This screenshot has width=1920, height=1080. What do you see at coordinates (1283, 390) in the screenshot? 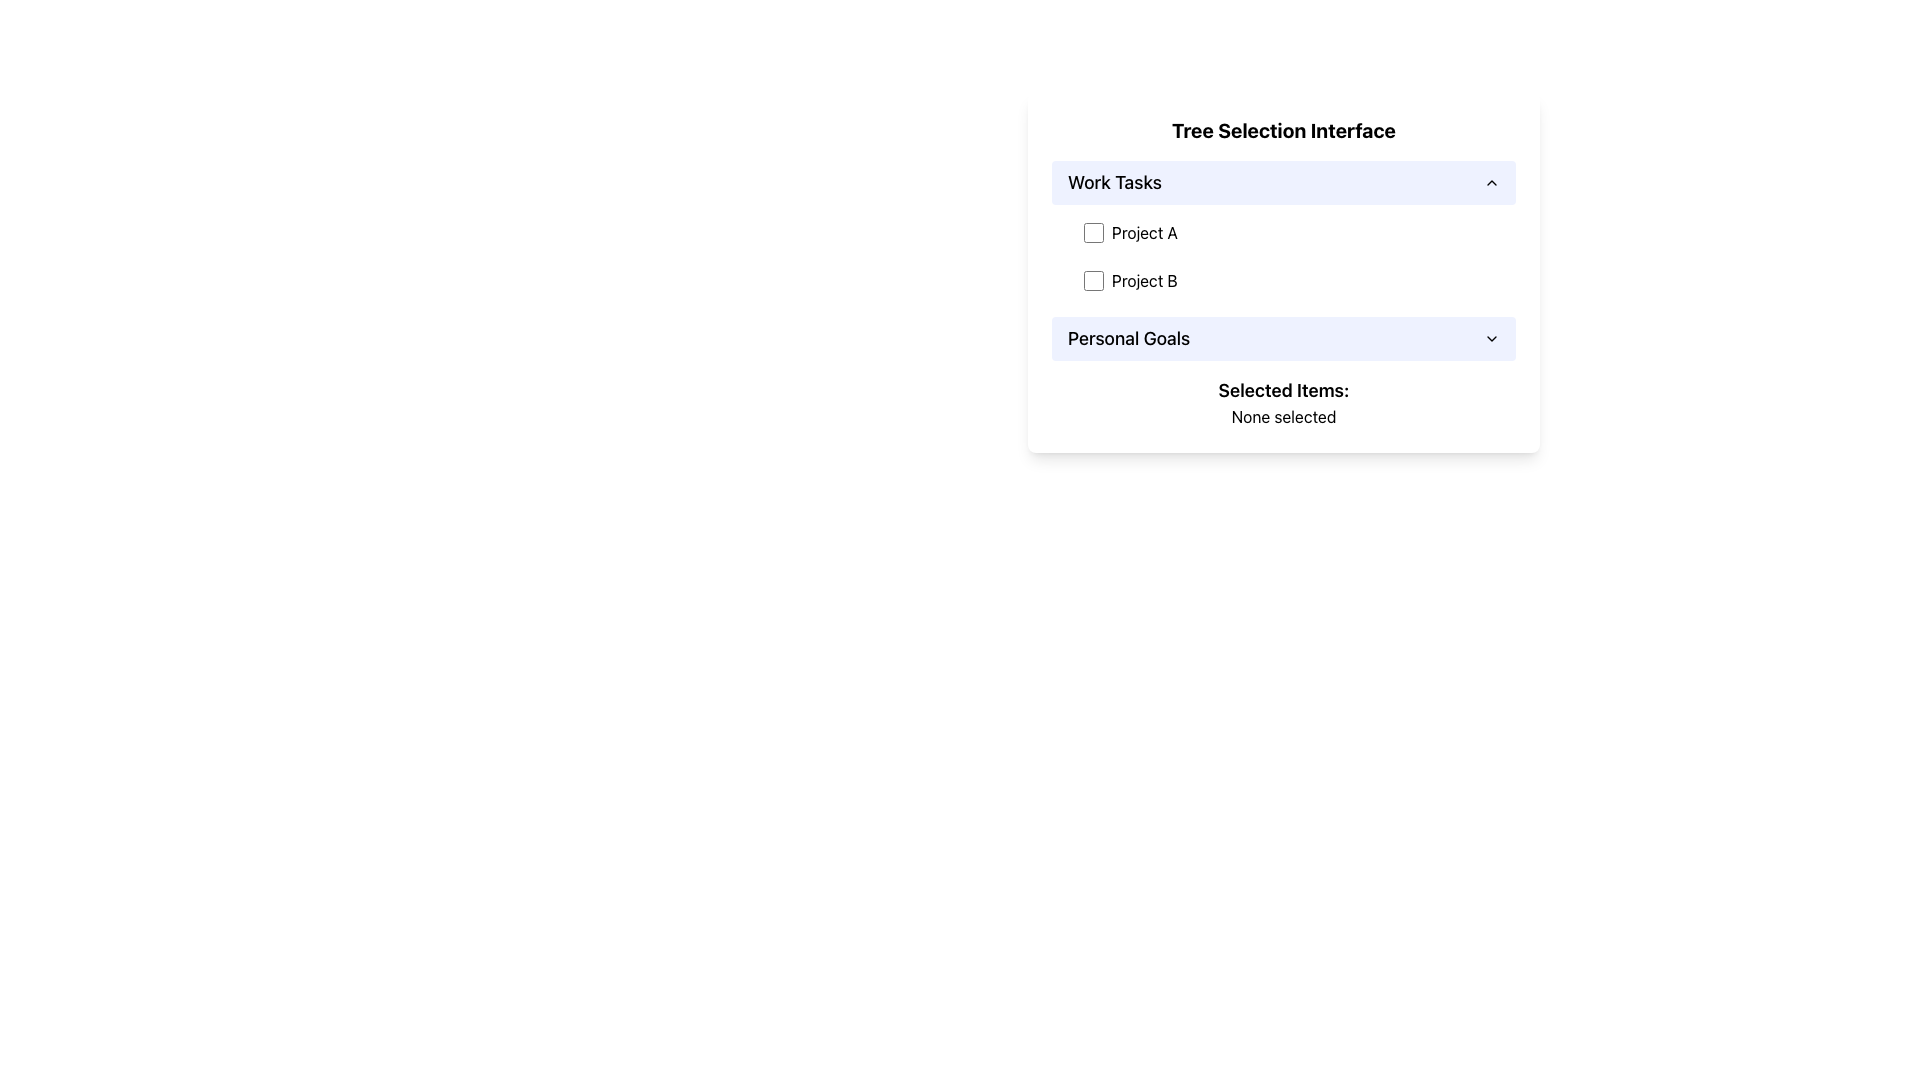
I see `the static text label displaying 'Selected Items:'` at bounding box center [1283, 390].